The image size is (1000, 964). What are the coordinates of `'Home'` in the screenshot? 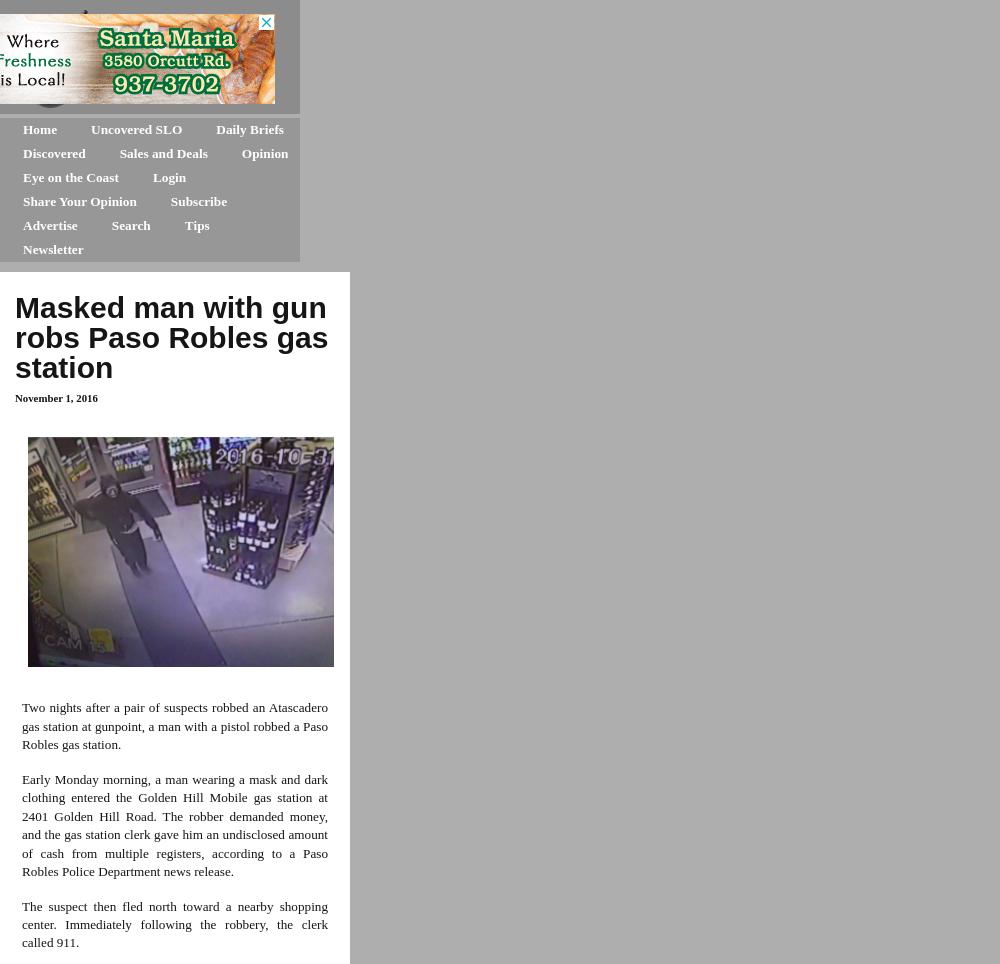 It's located at (23, 129).